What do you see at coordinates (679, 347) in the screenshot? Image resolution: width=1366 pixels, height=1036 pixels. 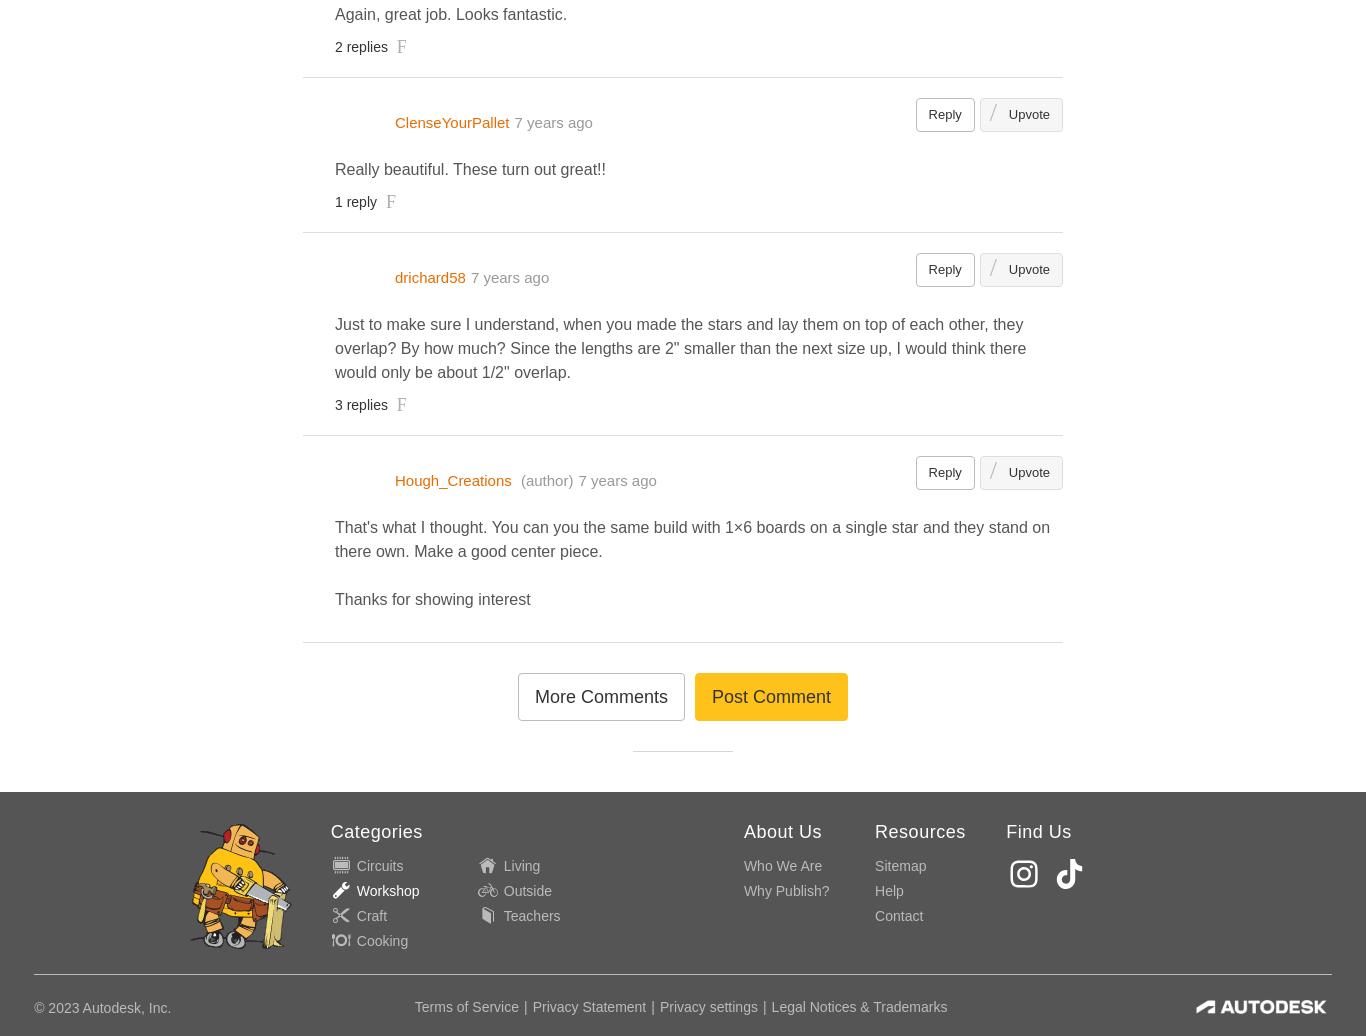 I see `'Just to make sure I understand, when you made the stars and lay them on top of each other, they overlap?  By how much?  Since the lengths are 2" smaller than the next size up, I would think there would only be about 1/2" overlap.'` at bounding box center [679, 347].